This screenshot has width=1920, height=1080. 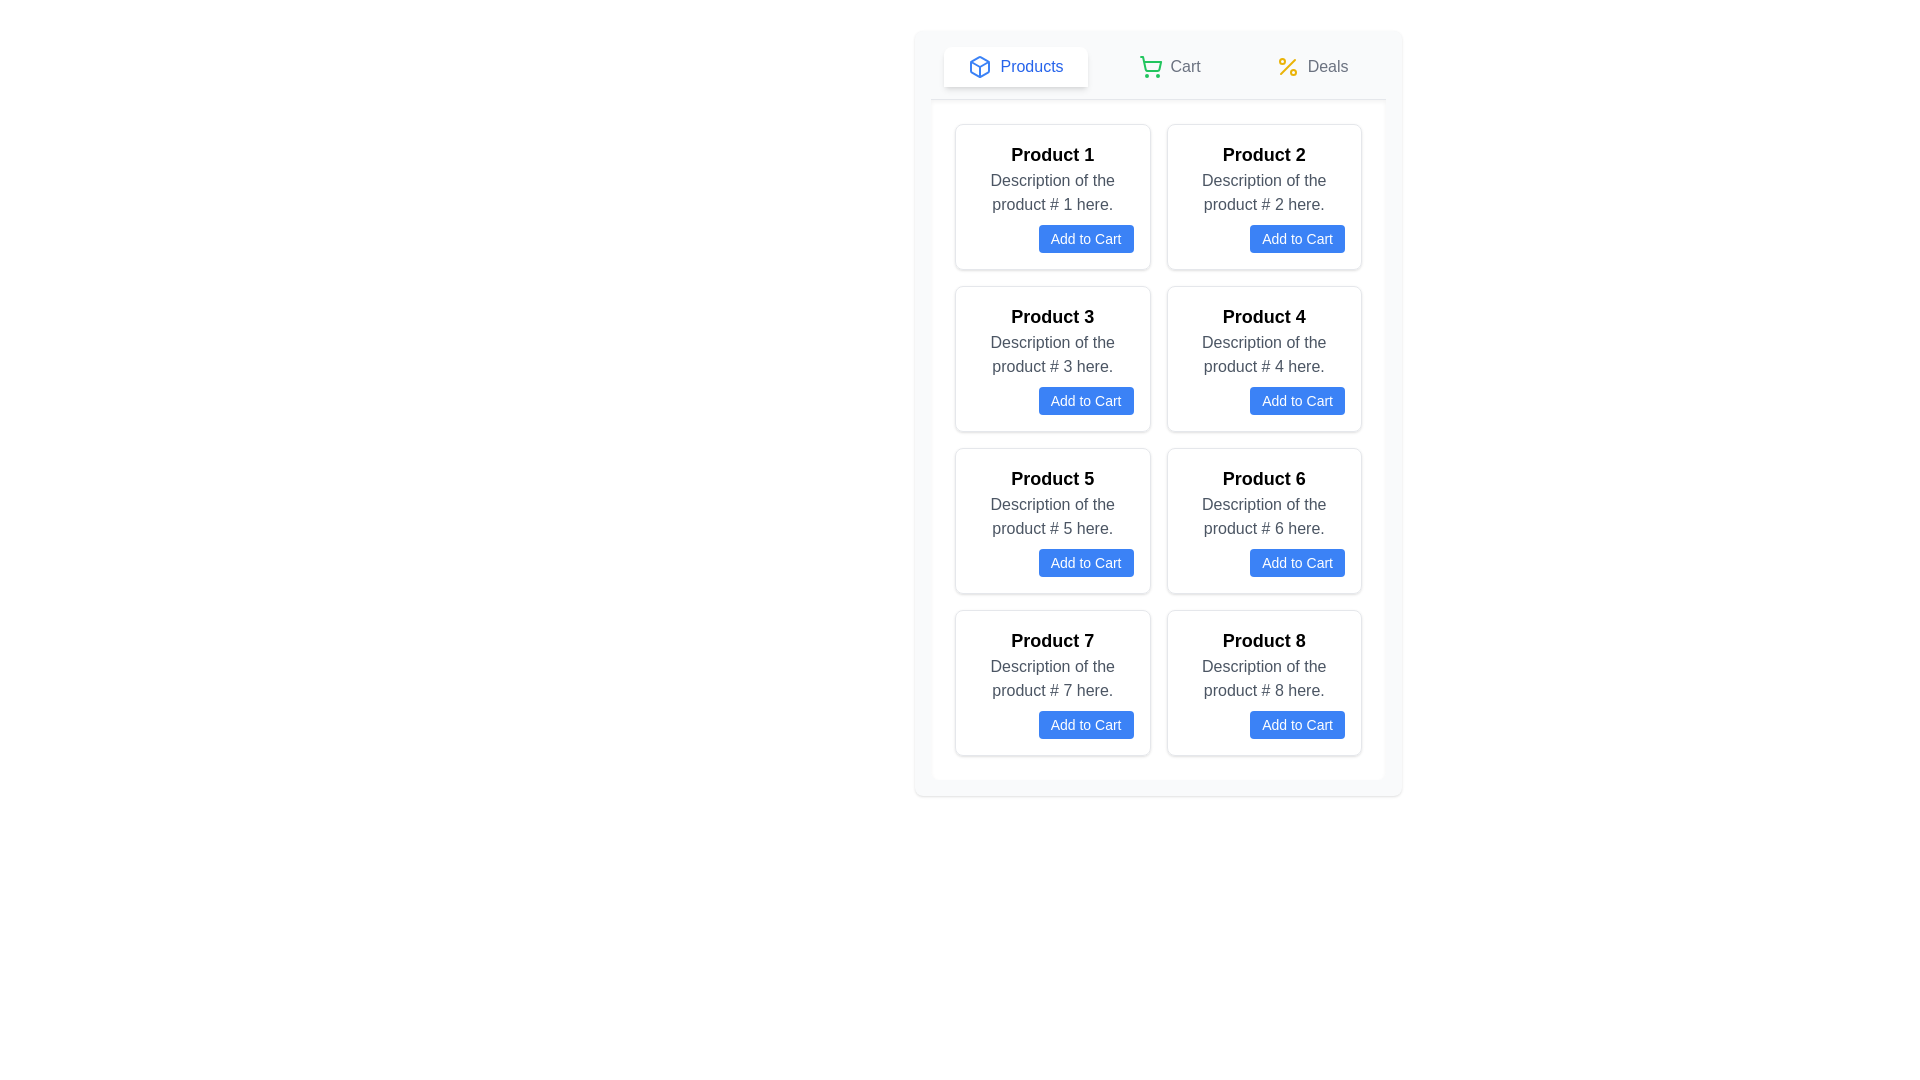 I want to click on the static text label that identifies the product in the eighth card of the grid layout, located above the description text and 'Add to Cart' button, so click(x=1263, y=640).